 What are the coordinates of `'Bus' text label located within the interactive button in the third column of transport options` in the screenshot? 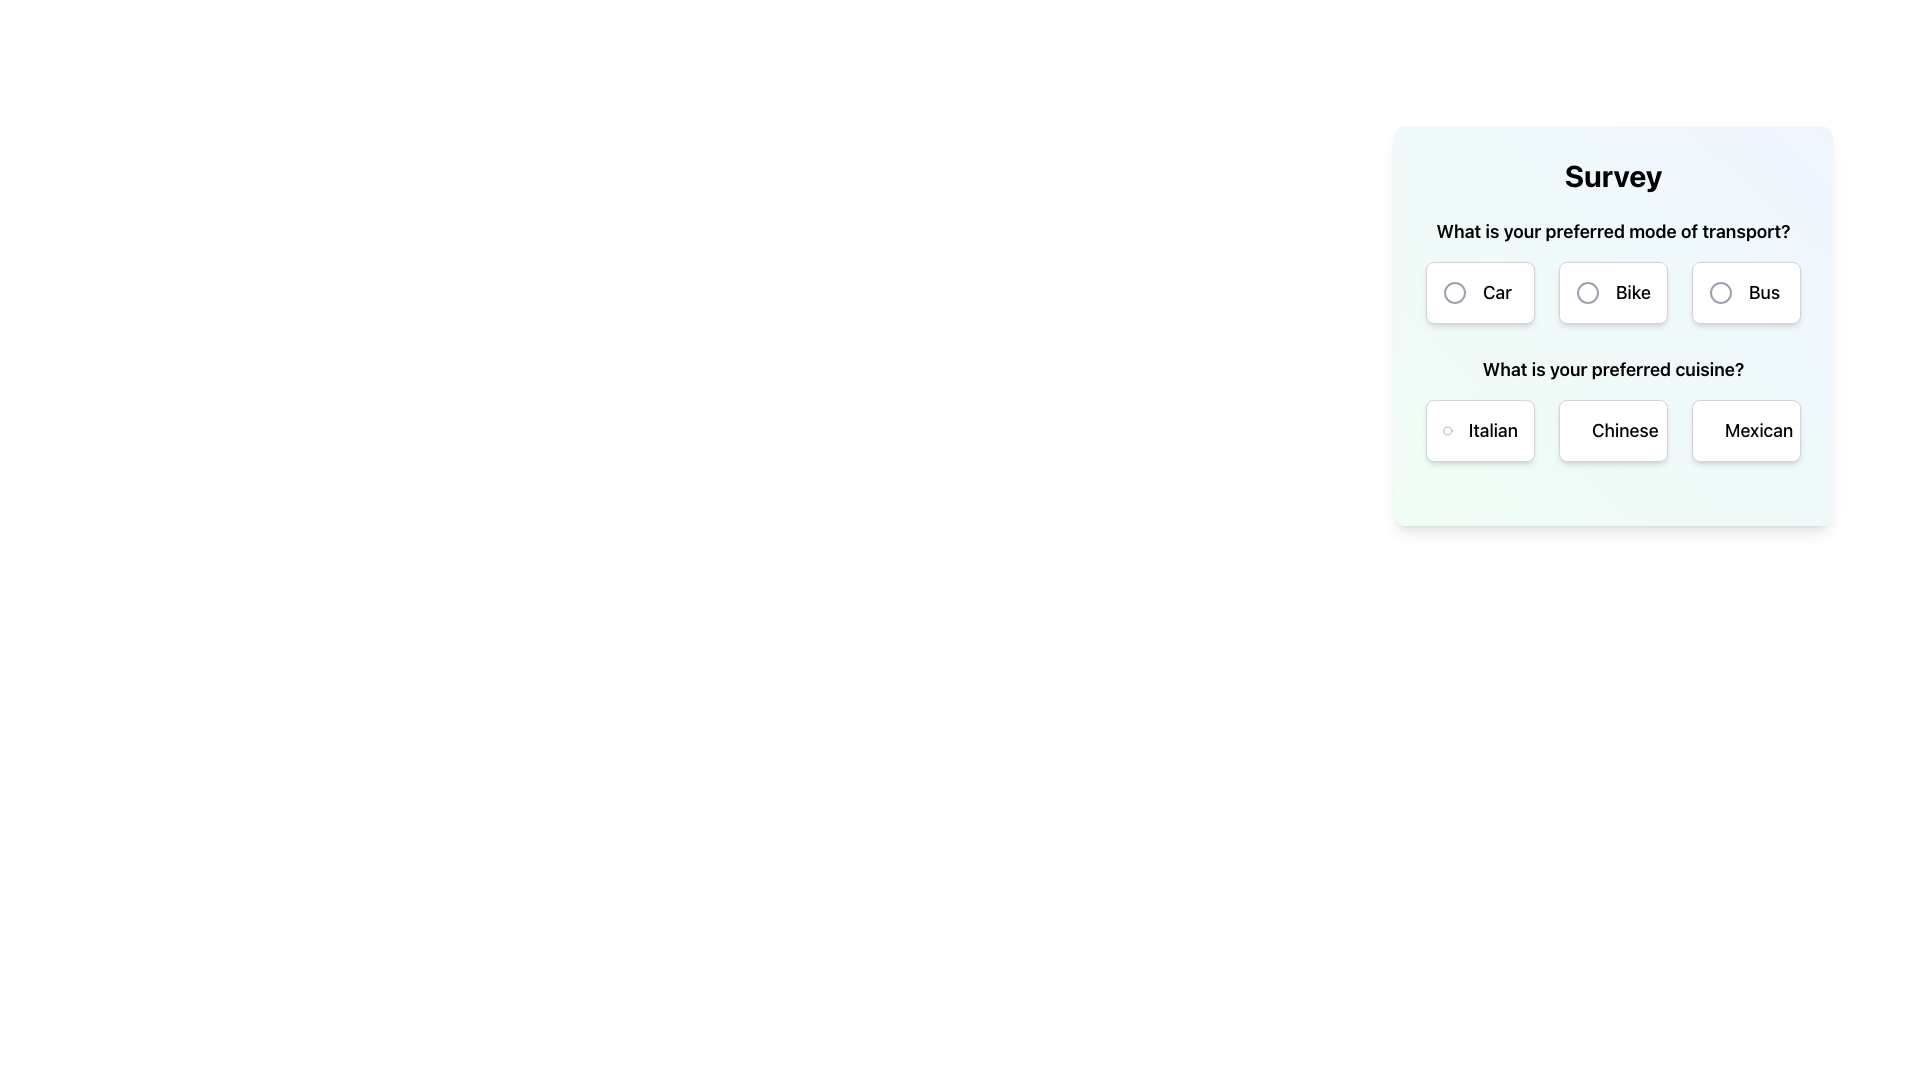 It's located at (1764, 293).